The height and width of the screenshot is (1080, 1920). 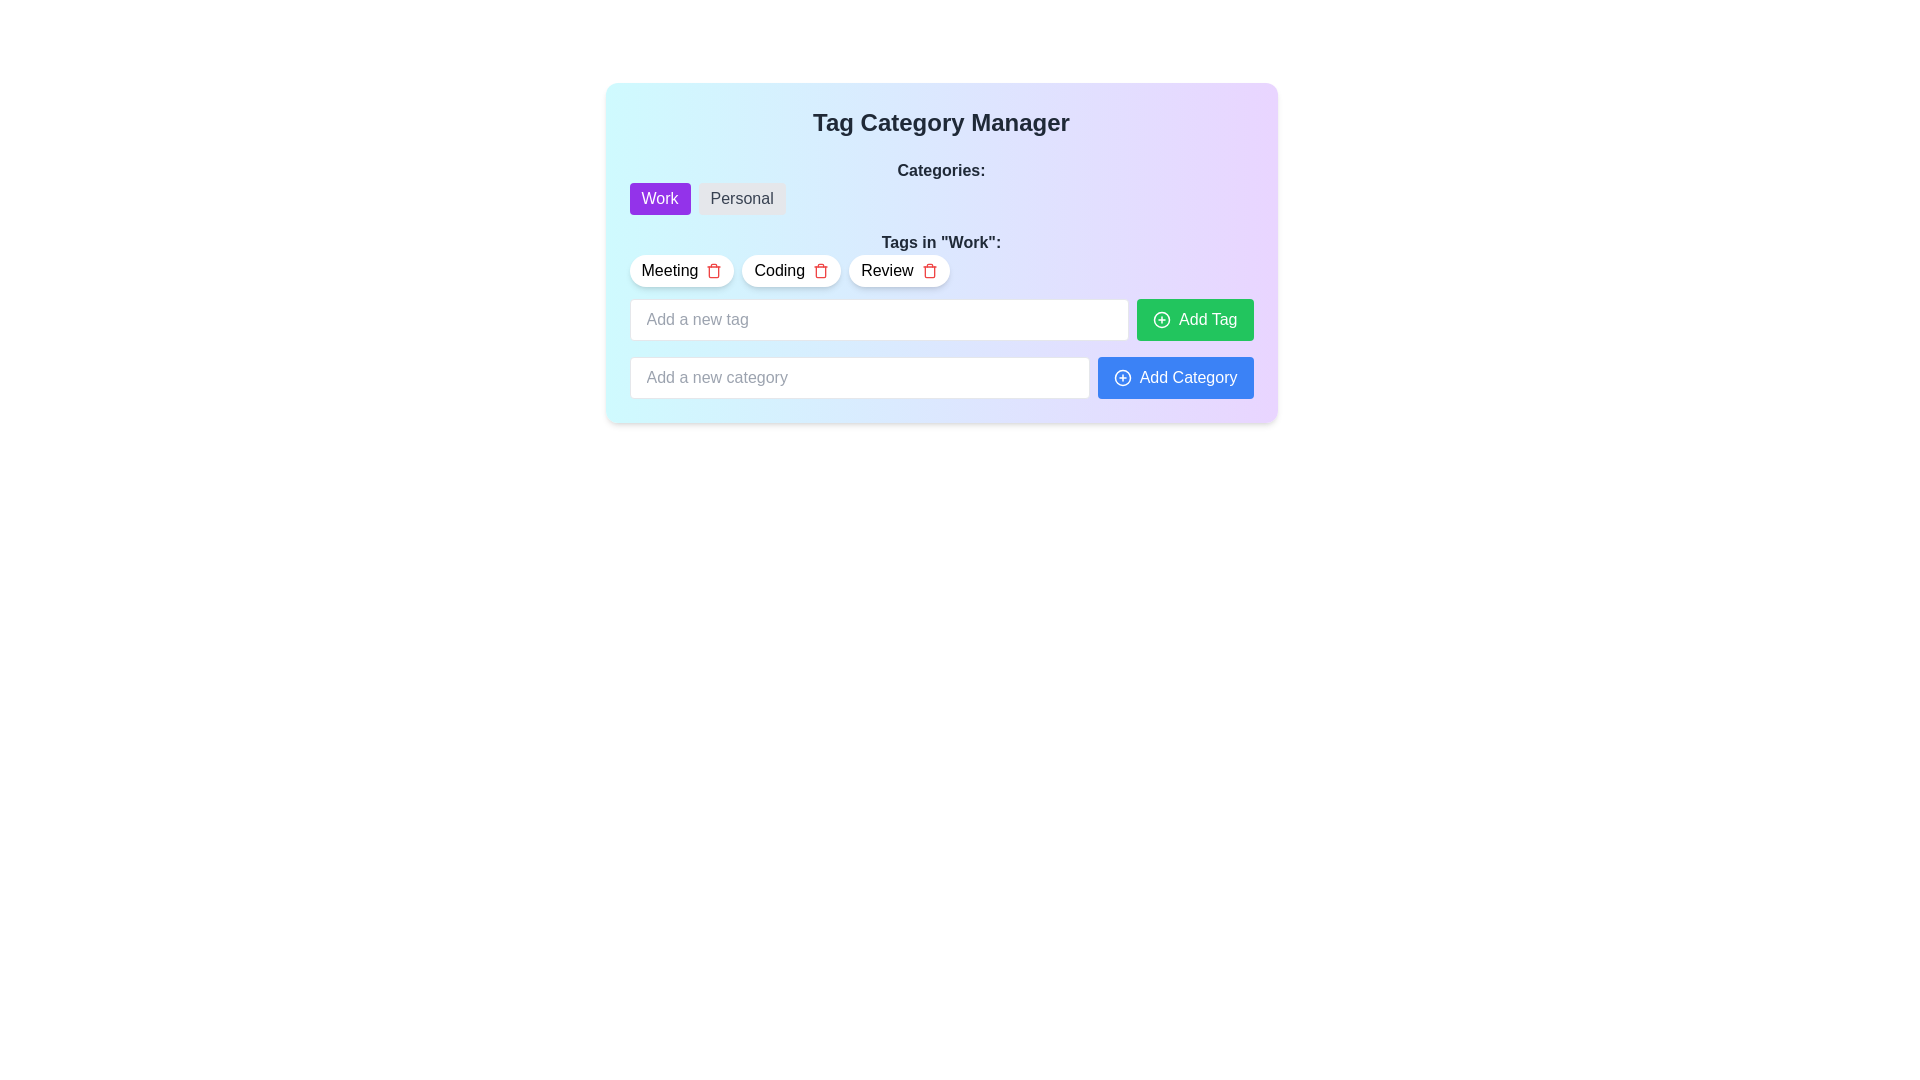 I want to click on the trash bin icon button located next to the 'Coding' text in the 'Tags in Work' section, so click(x=821, y=270).